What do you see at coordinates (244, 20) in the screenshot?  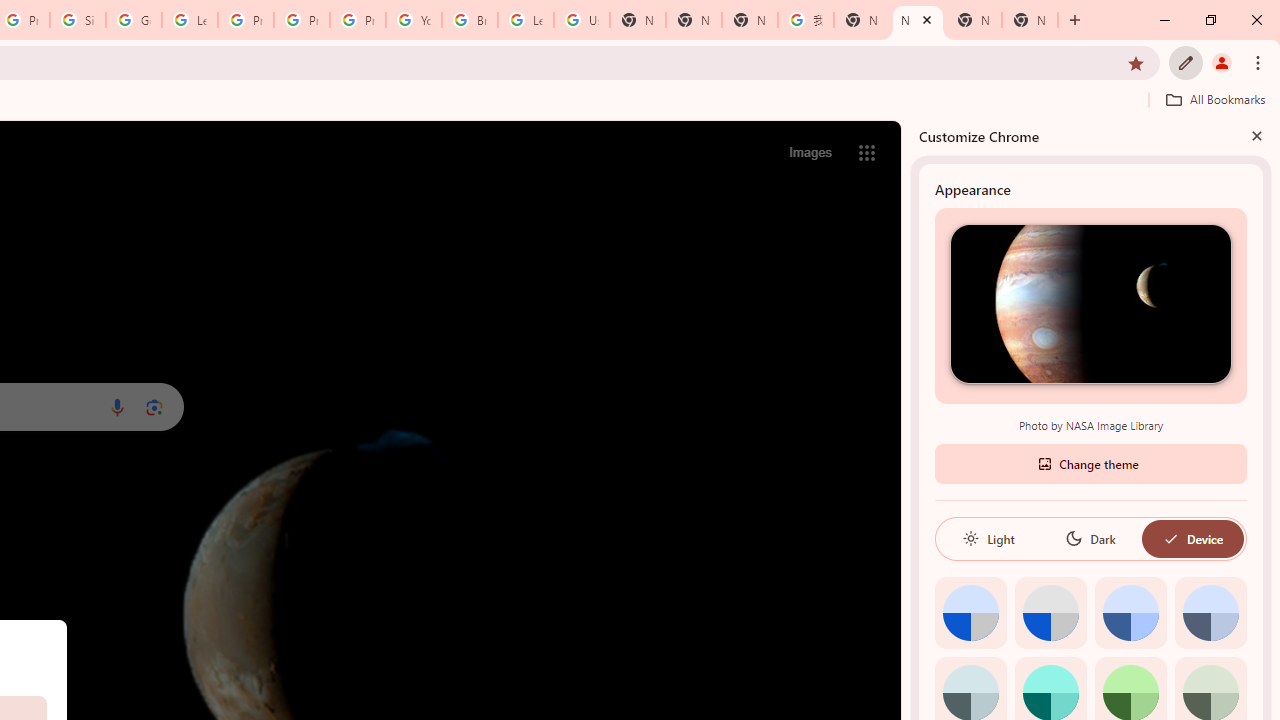 I see `'Privacy Help Center - Policies Help'` at bounding box center [244, 20].